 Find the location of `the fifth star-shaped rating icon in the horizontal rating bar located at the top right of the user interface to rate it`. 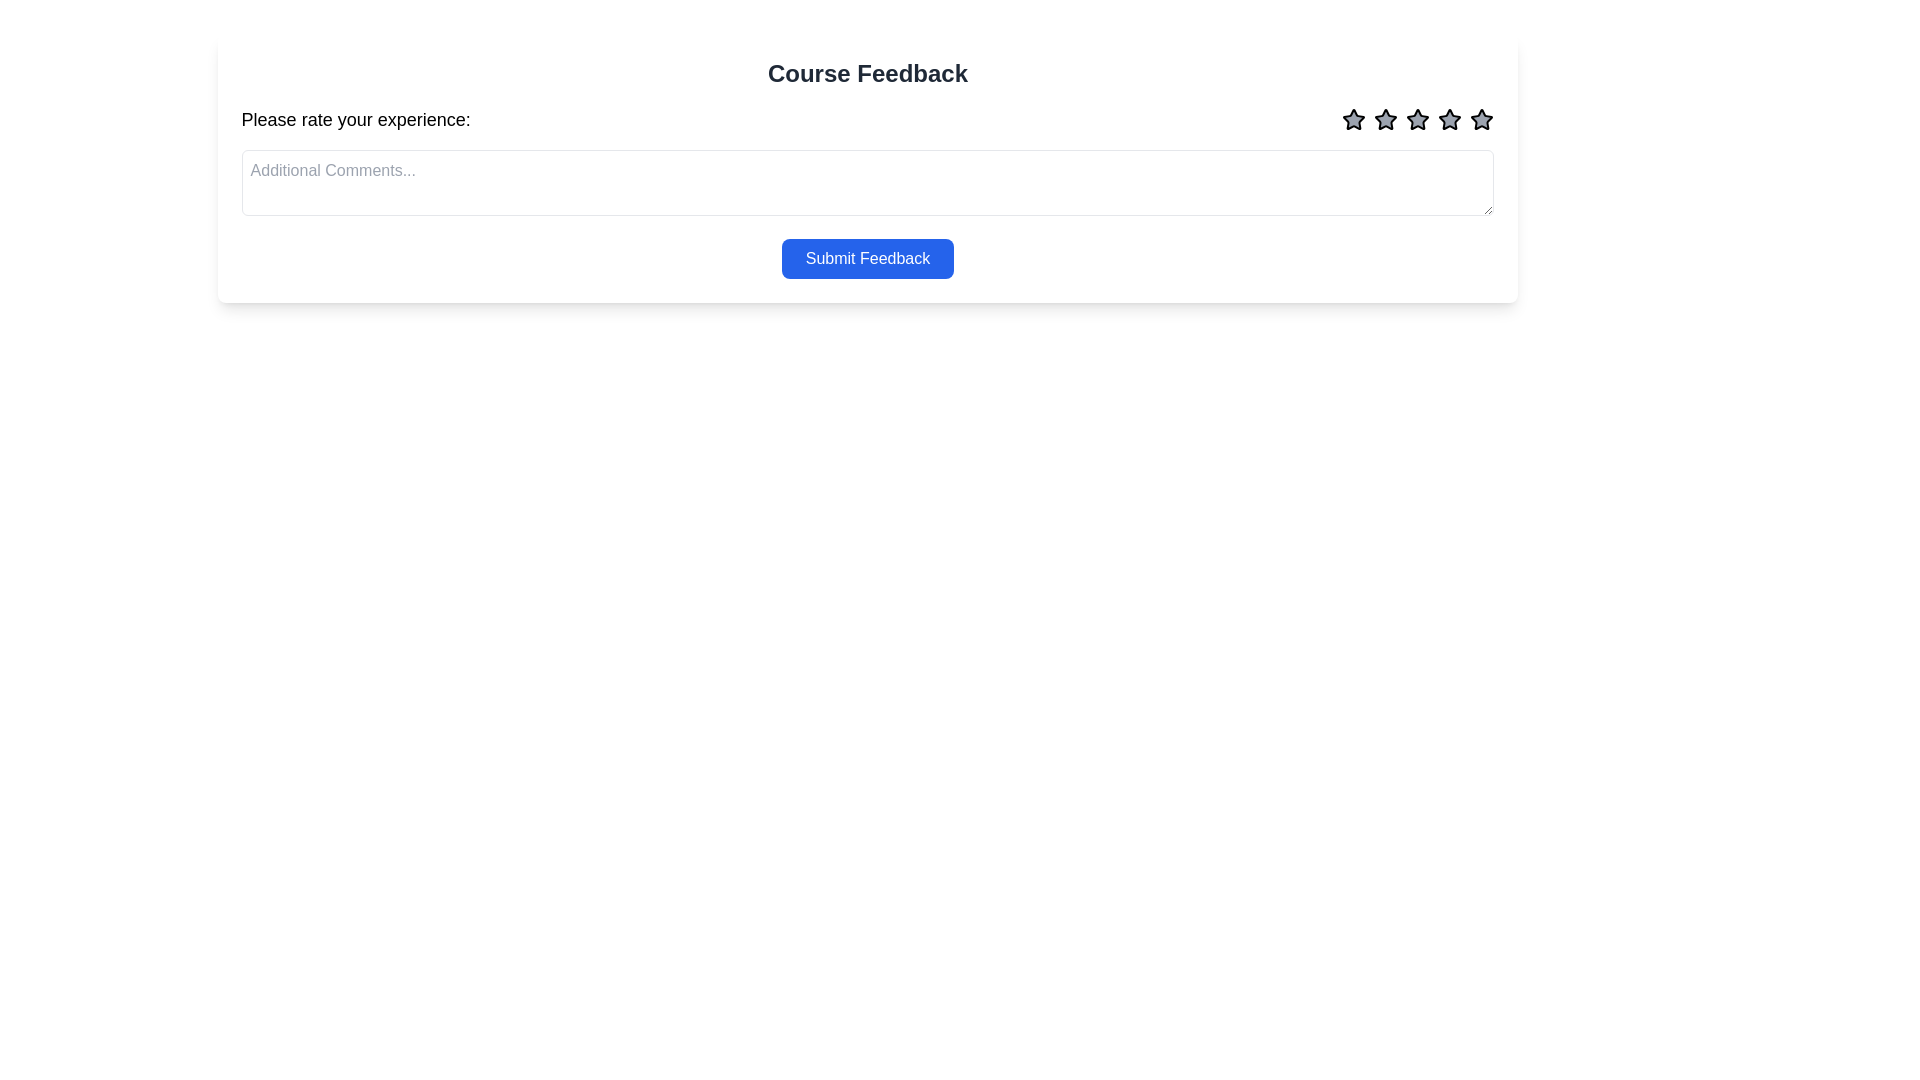

the fifth star-shaped rating icon in the horizontal rating bar located at the top right of the user interface to rate it is located at coordinates (1450, 119).